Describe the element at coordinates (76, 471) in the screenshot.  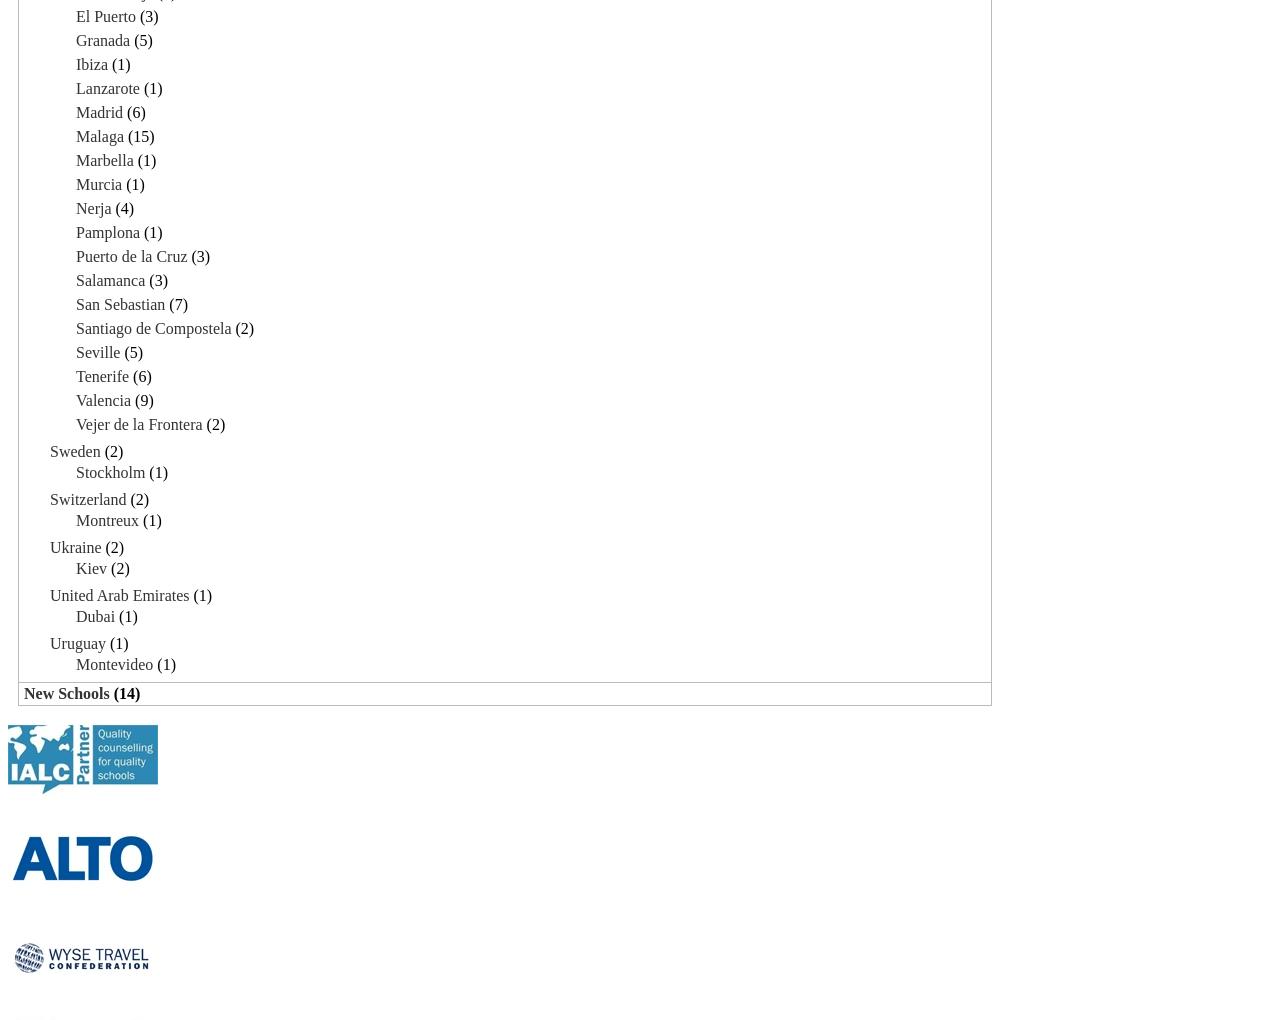
I see `'Stockholm'` at that location.